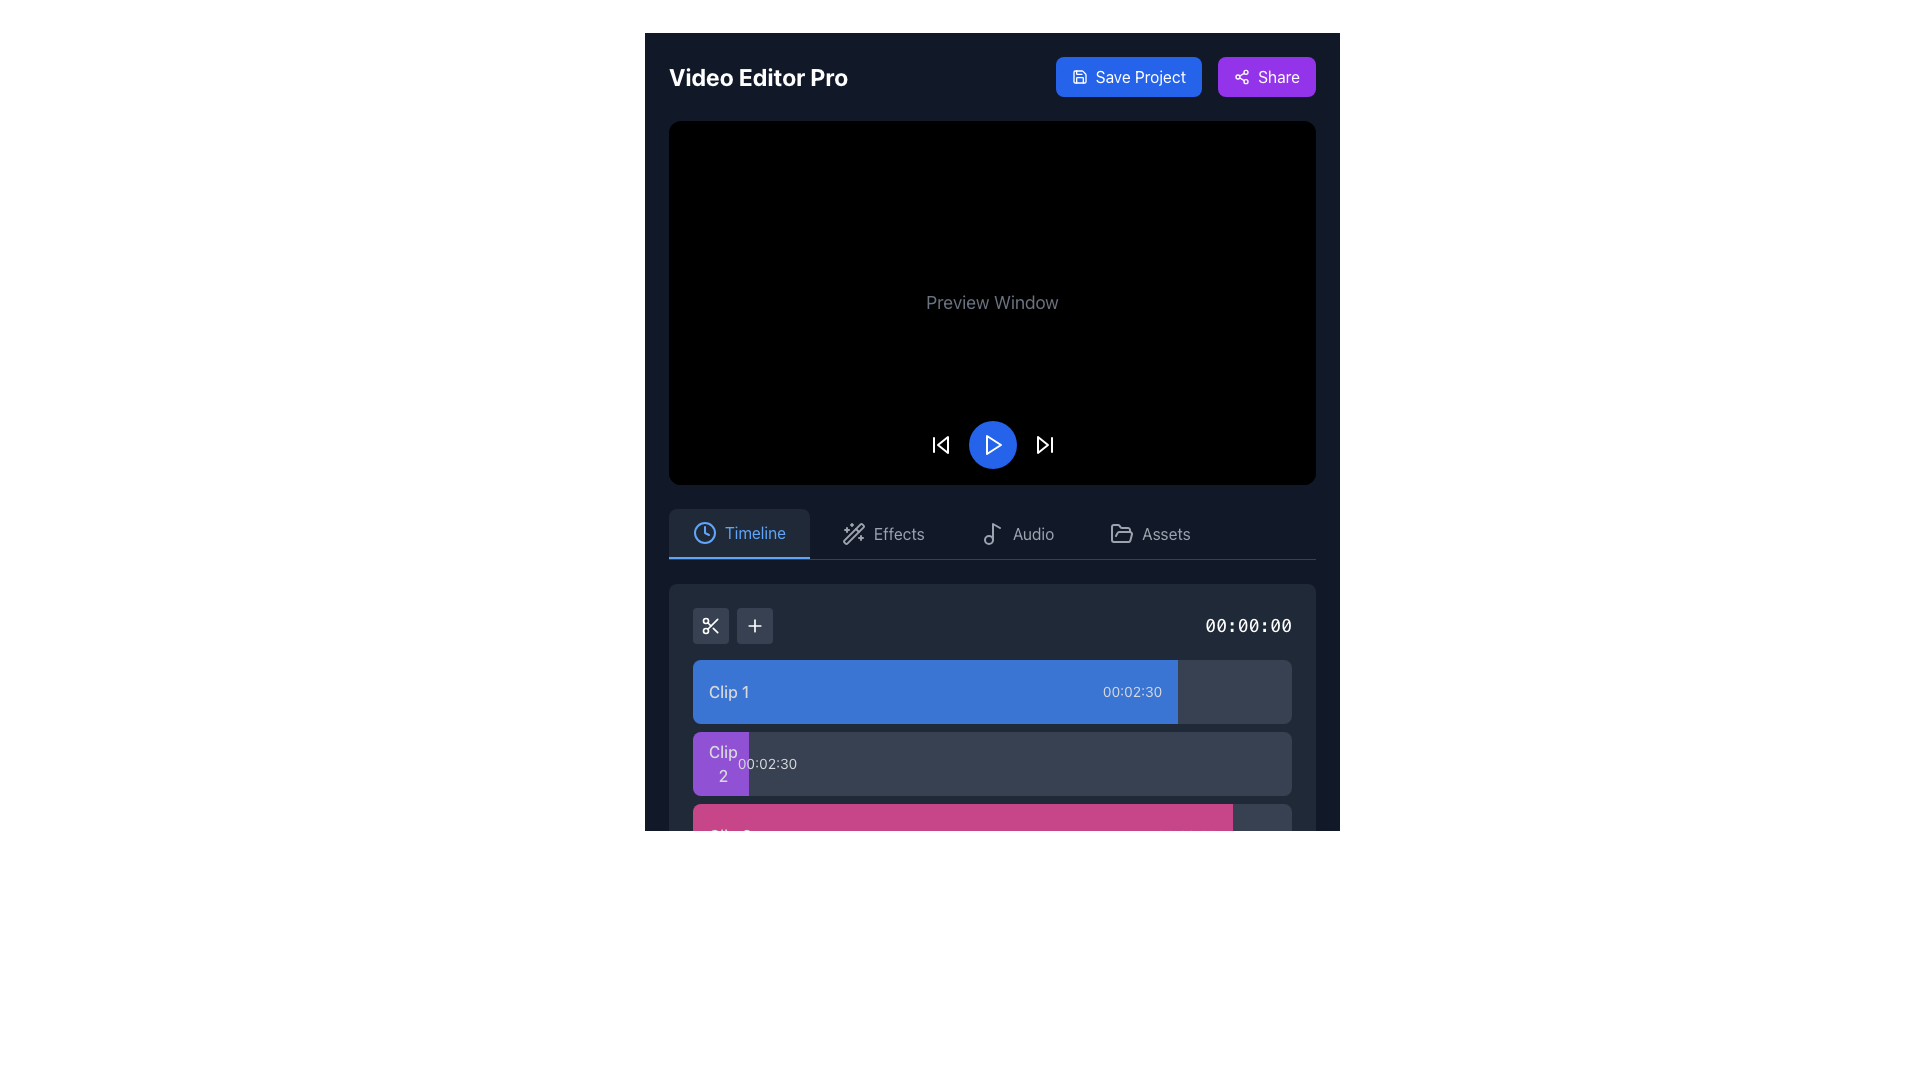 The width and height of the screenshot is (1920, 1080). Describe the element at coordinates (993, 443) in the screenshot. I see `the 'Play' button icon located at the center of the interface below the preview section` at that location.